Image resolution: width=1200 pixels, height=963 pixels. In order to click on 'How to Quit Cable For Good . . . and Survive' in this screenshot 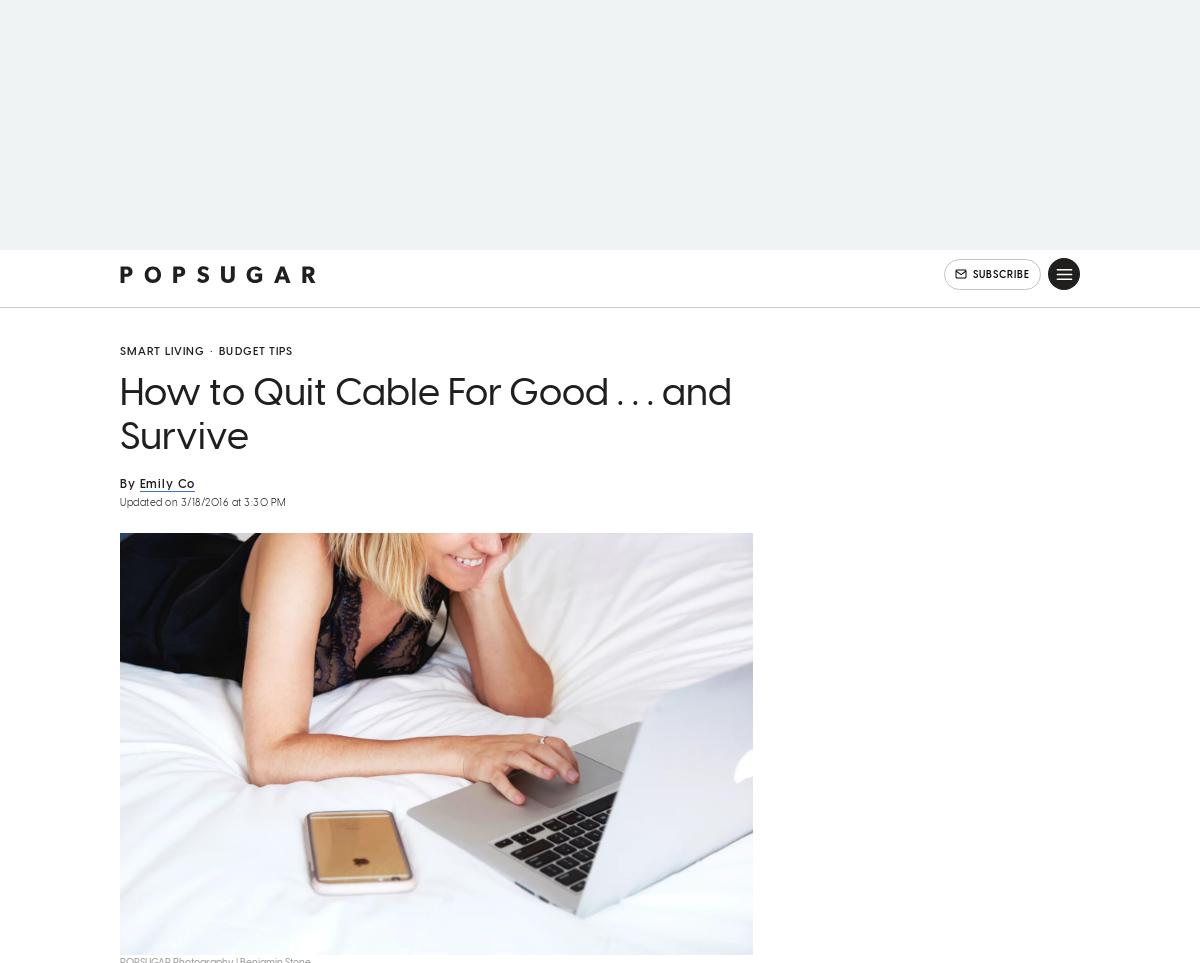, I will do `click(426, 439)`.